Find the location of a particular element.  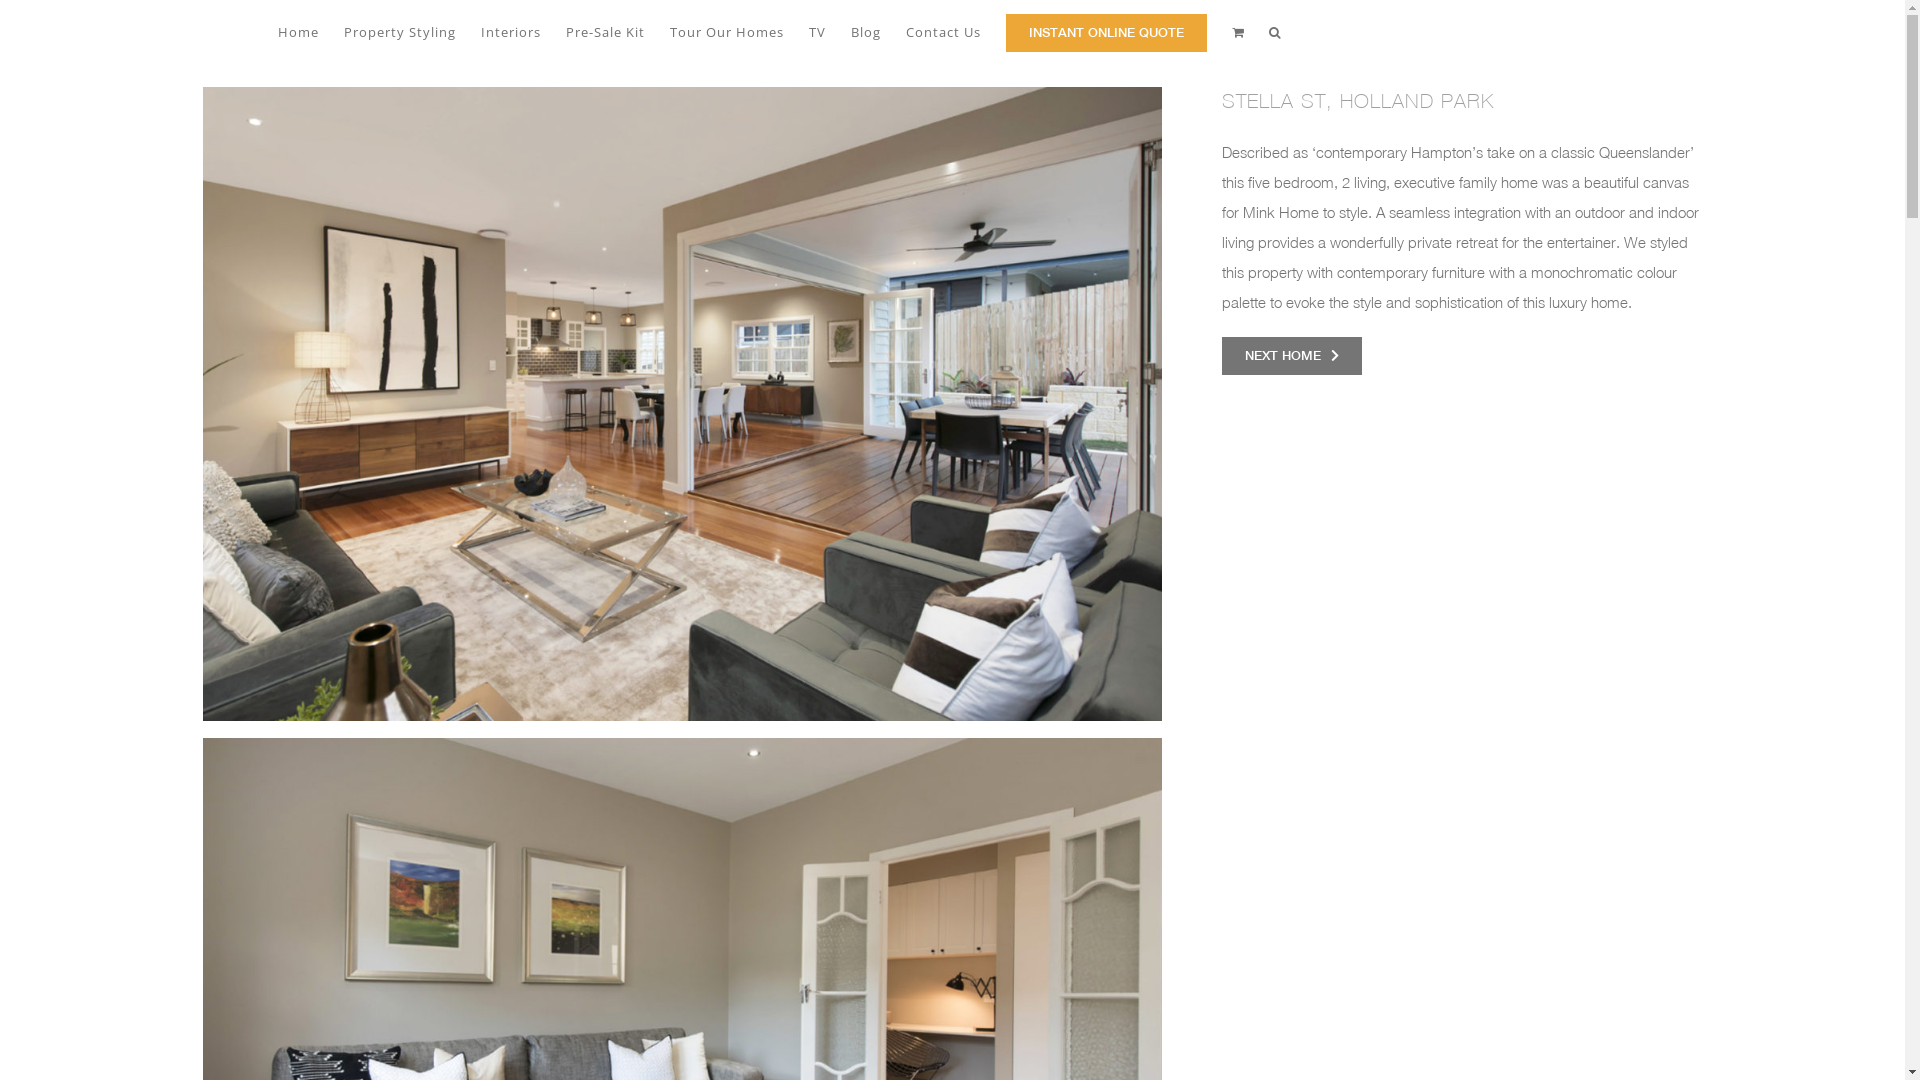

'Interiors' is located at coordinates (509, 30).